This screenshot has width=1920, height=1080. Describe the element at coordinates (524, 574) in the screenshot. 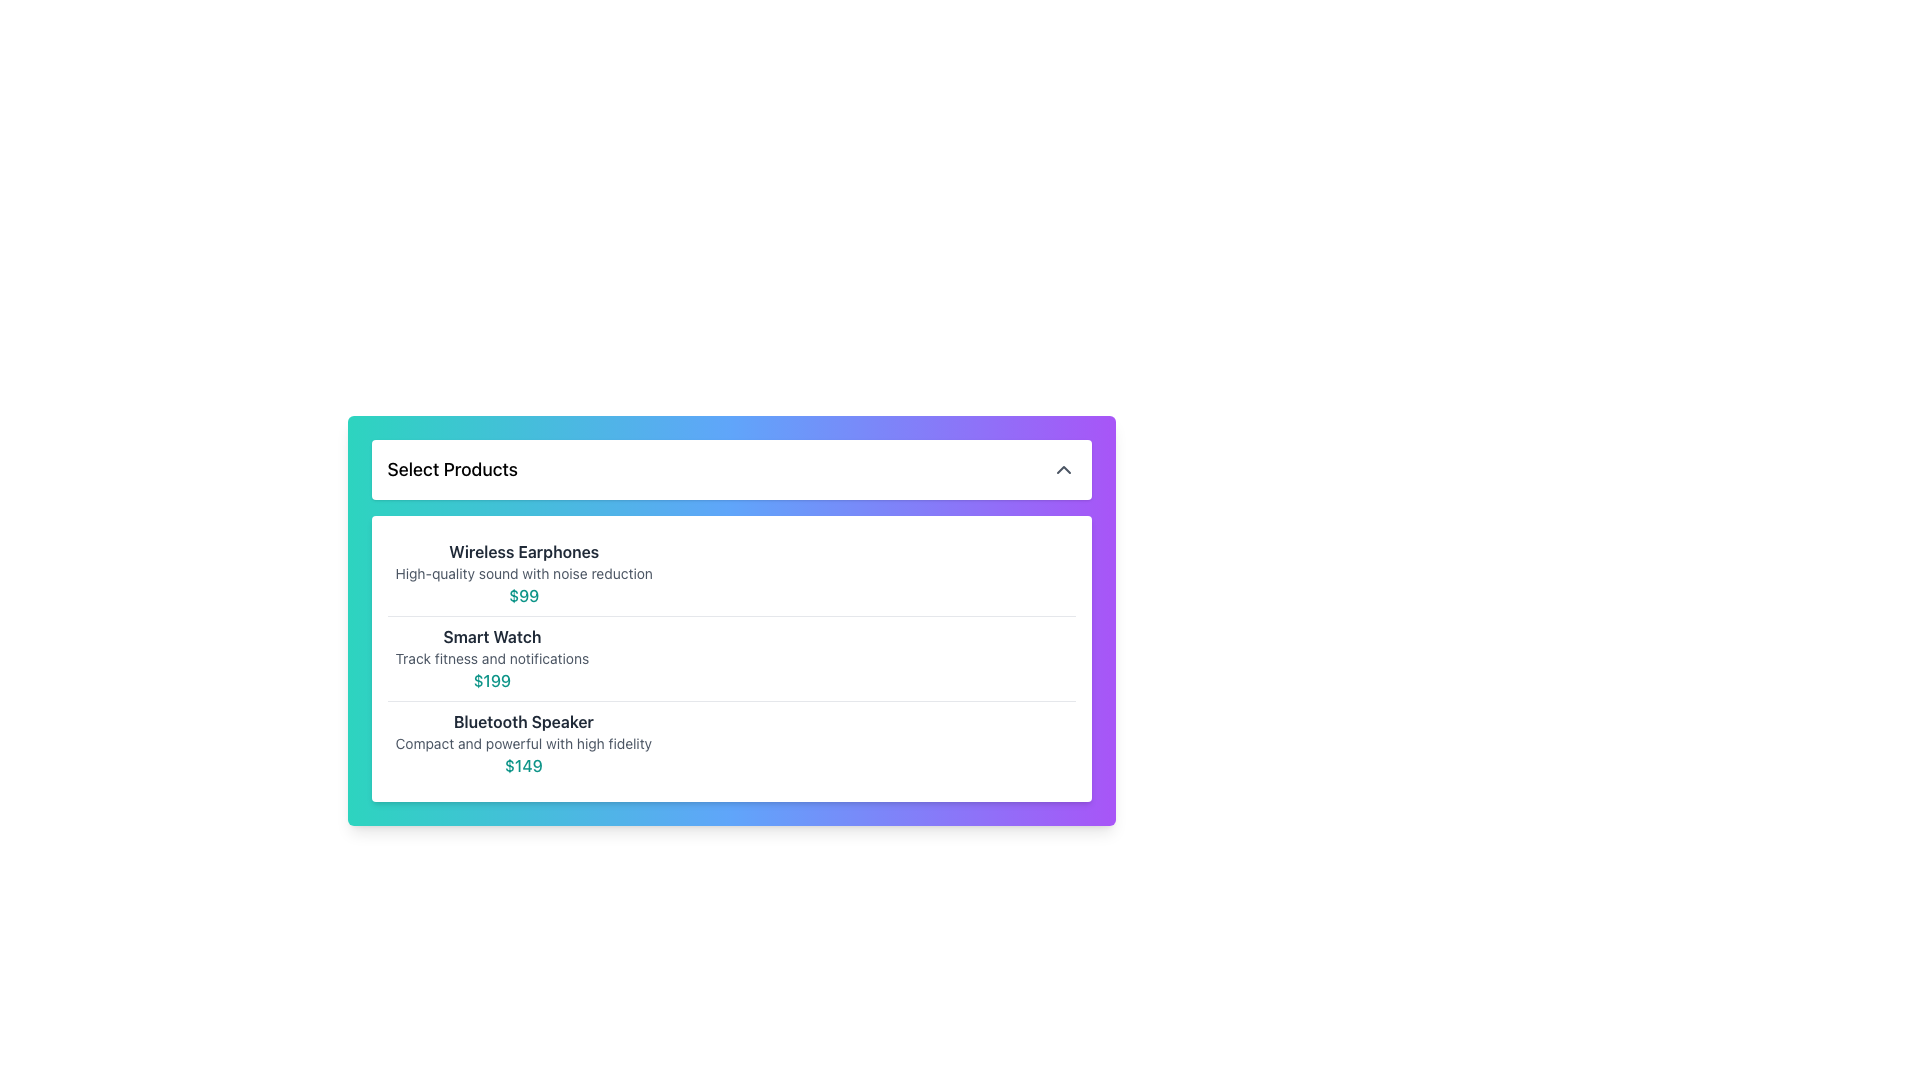

I see `the text label that reads 'High-quality sound with noise reduction', which is styled in a smaller gray font and positioned below the title 'Wireless Earphones'` at that location.